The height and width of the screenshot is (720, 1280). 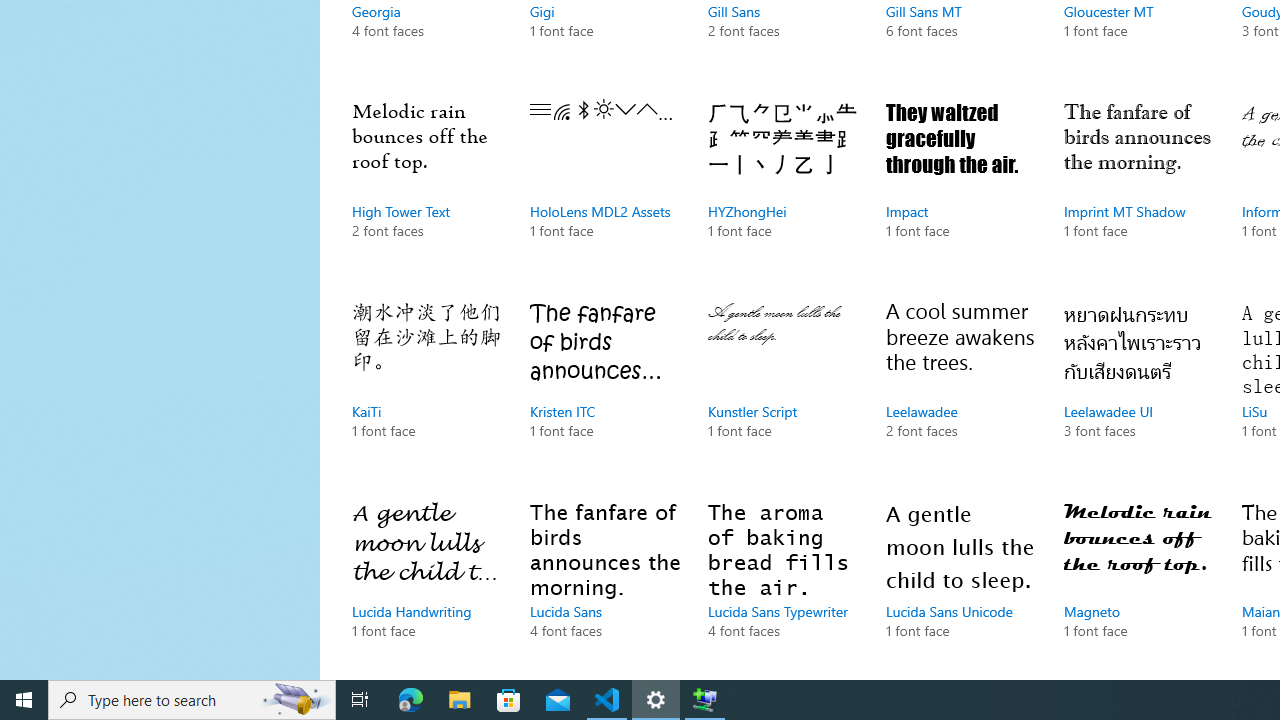 I want to click on 'Microsoft Edge', so click(x=410, y=698).